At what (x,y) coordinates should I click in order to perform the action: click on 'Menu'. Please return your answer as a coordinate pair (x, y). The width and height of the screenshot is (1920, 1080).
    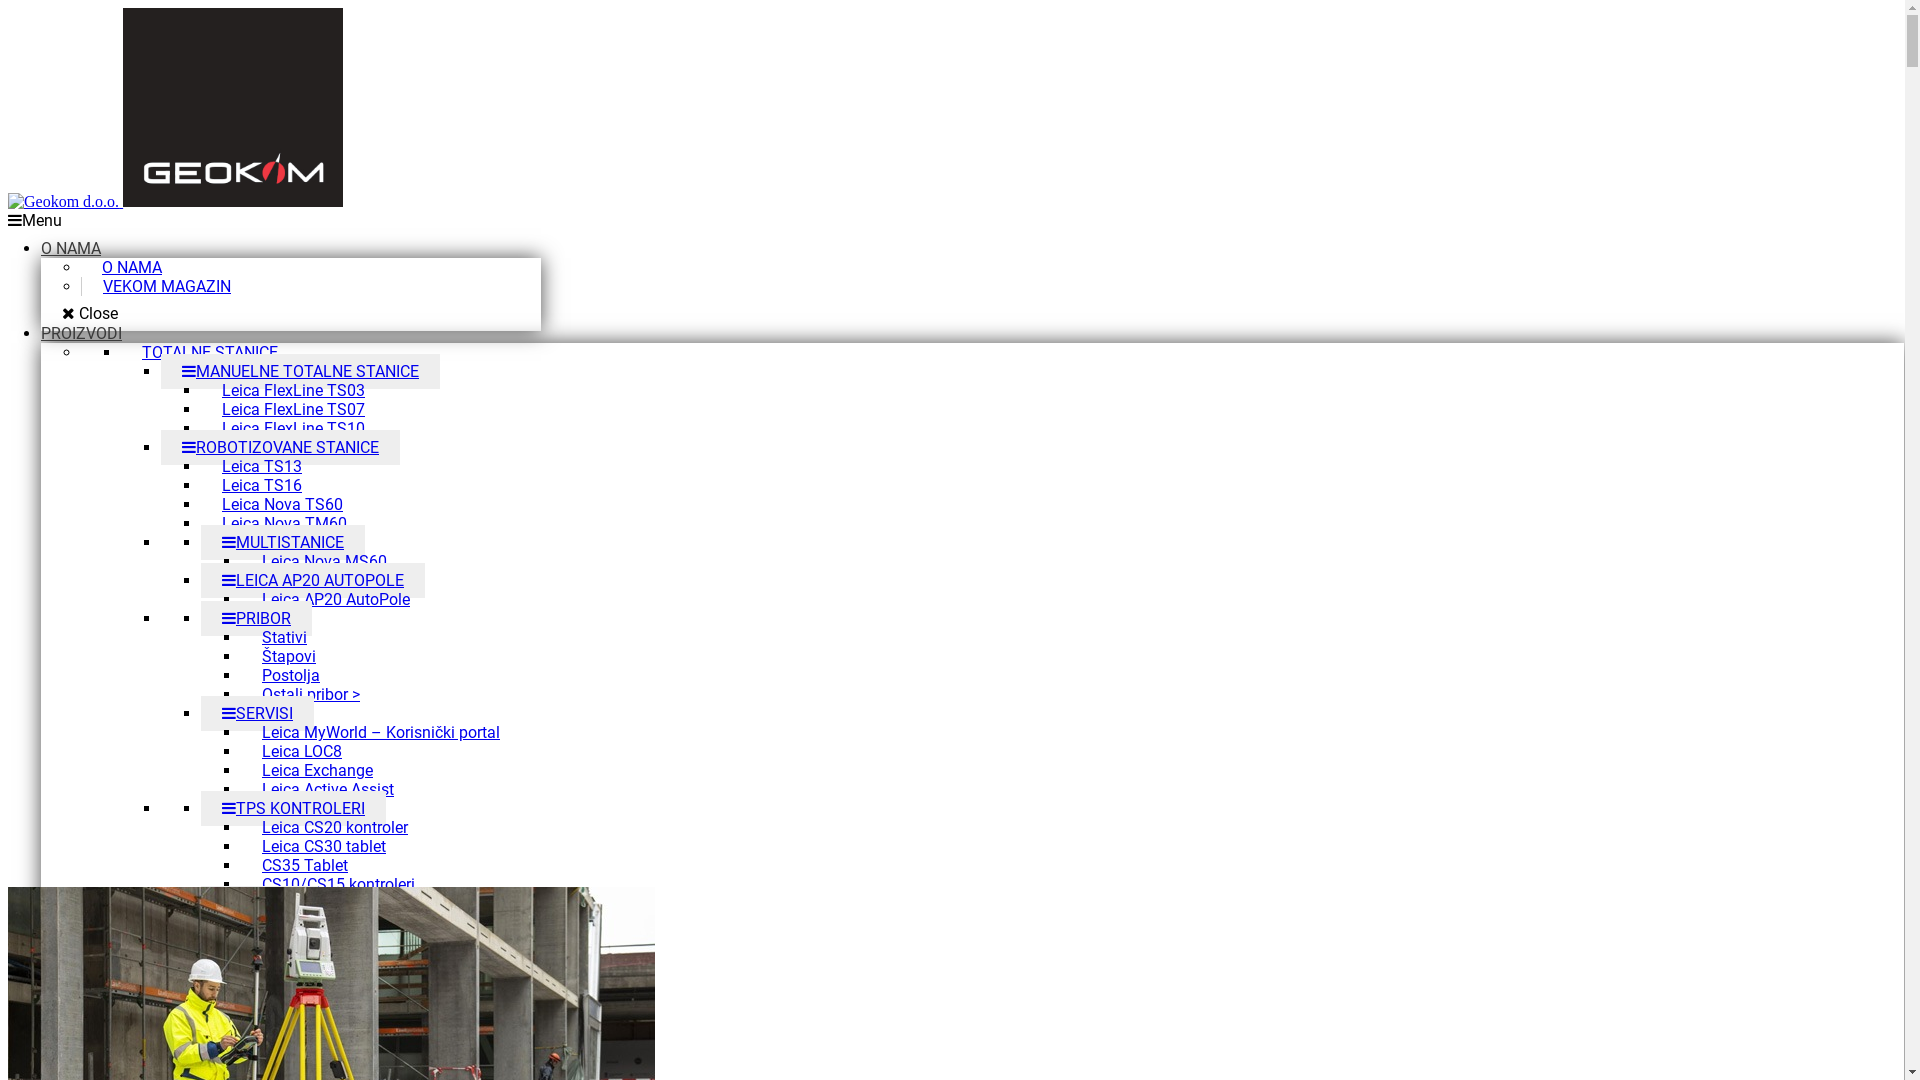
    Looking at the image, I should click on (34, 220).